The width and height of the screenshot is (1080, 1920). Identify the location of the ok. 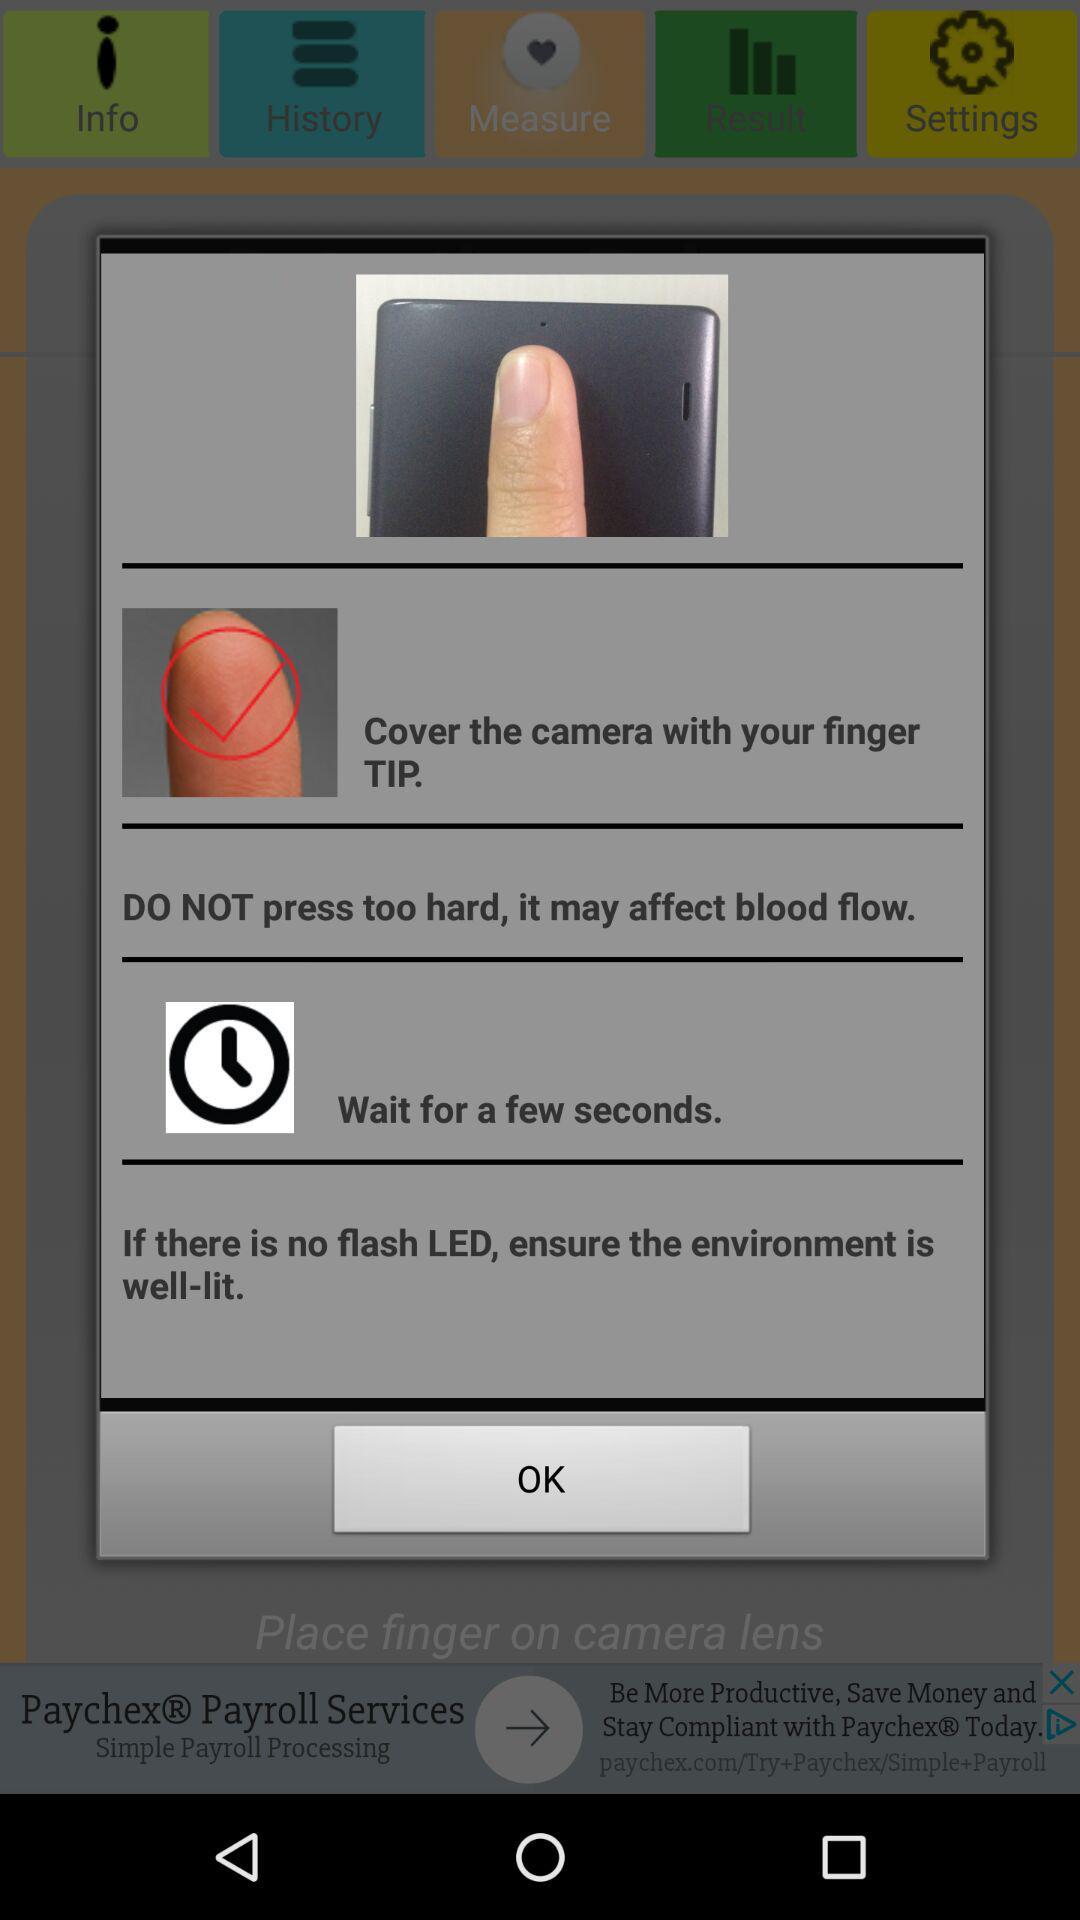
(542, 1484).